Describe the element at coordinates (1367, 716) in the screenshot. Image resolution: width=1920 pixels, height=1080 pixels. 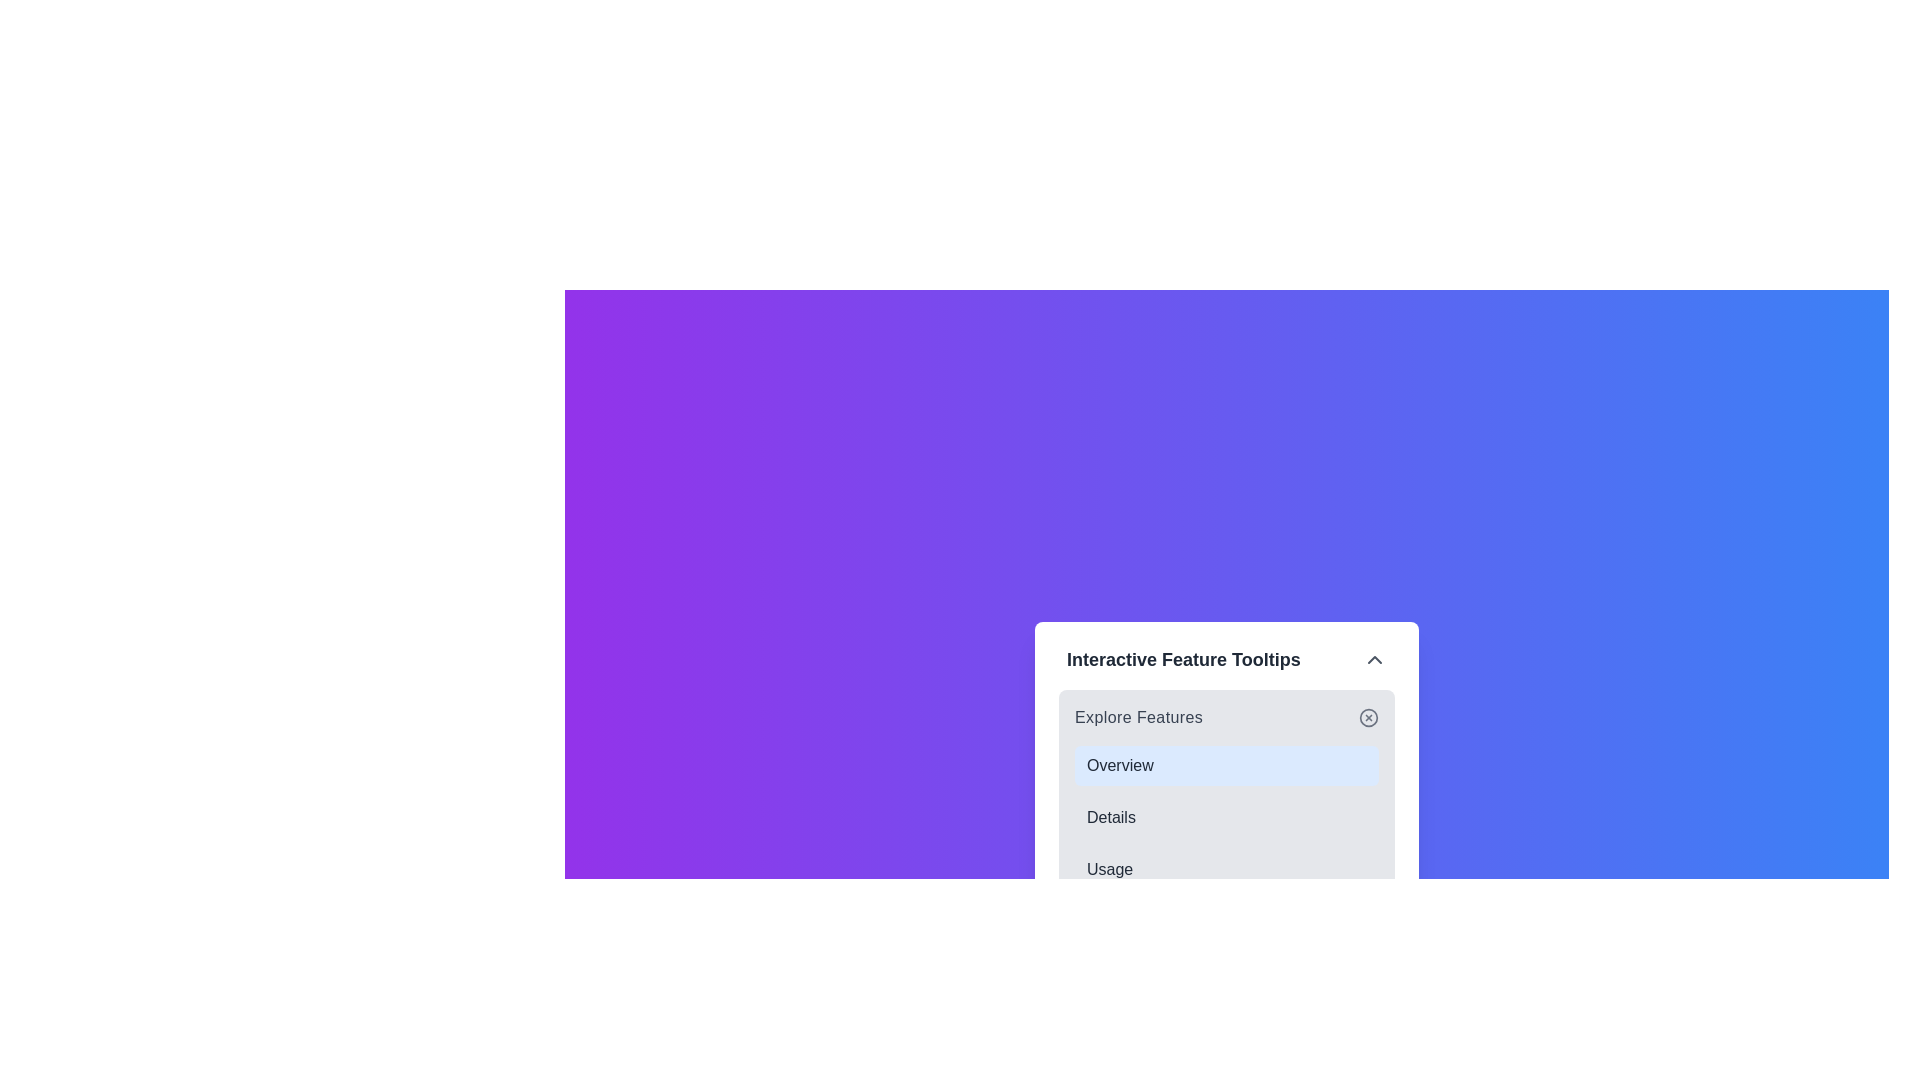
I see `the circular gray button with a cross inside located at the top right corner of the Explore Features section` at that location.